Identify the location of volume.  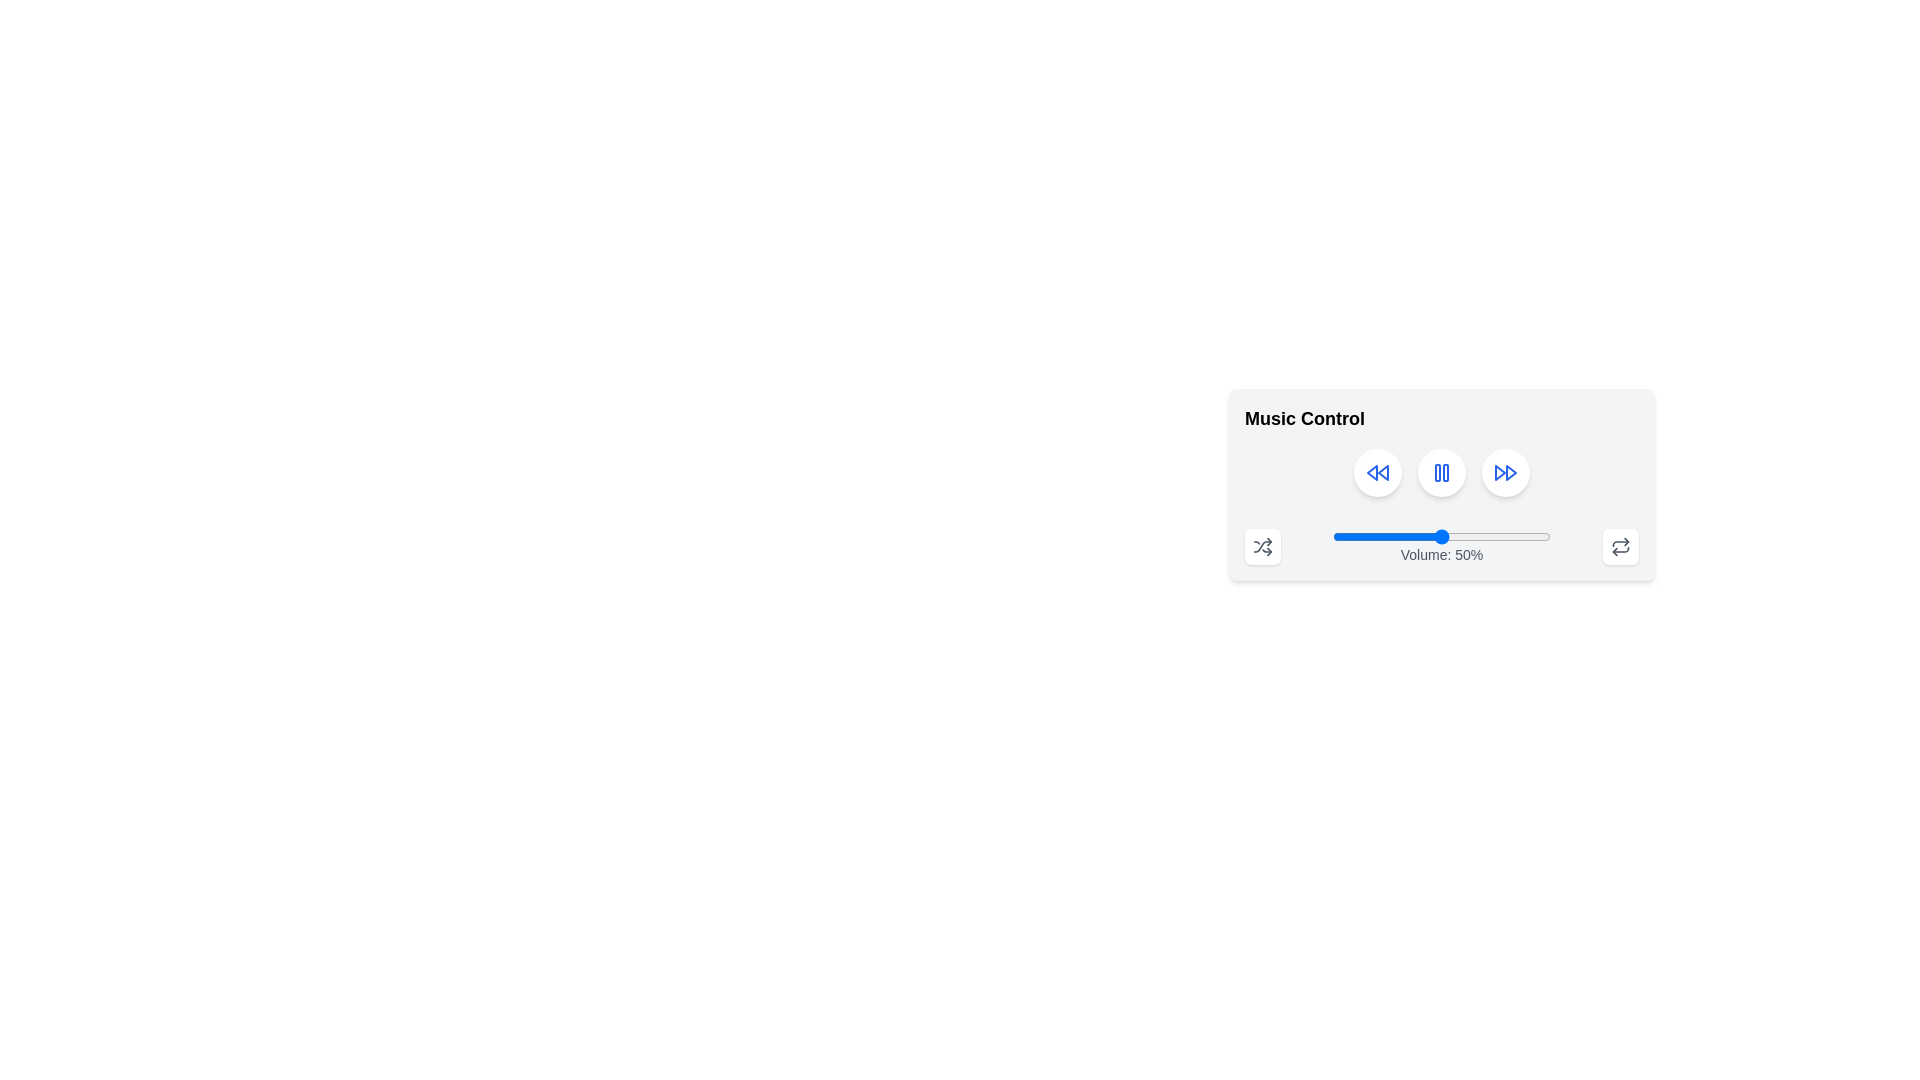
(1412, 535).